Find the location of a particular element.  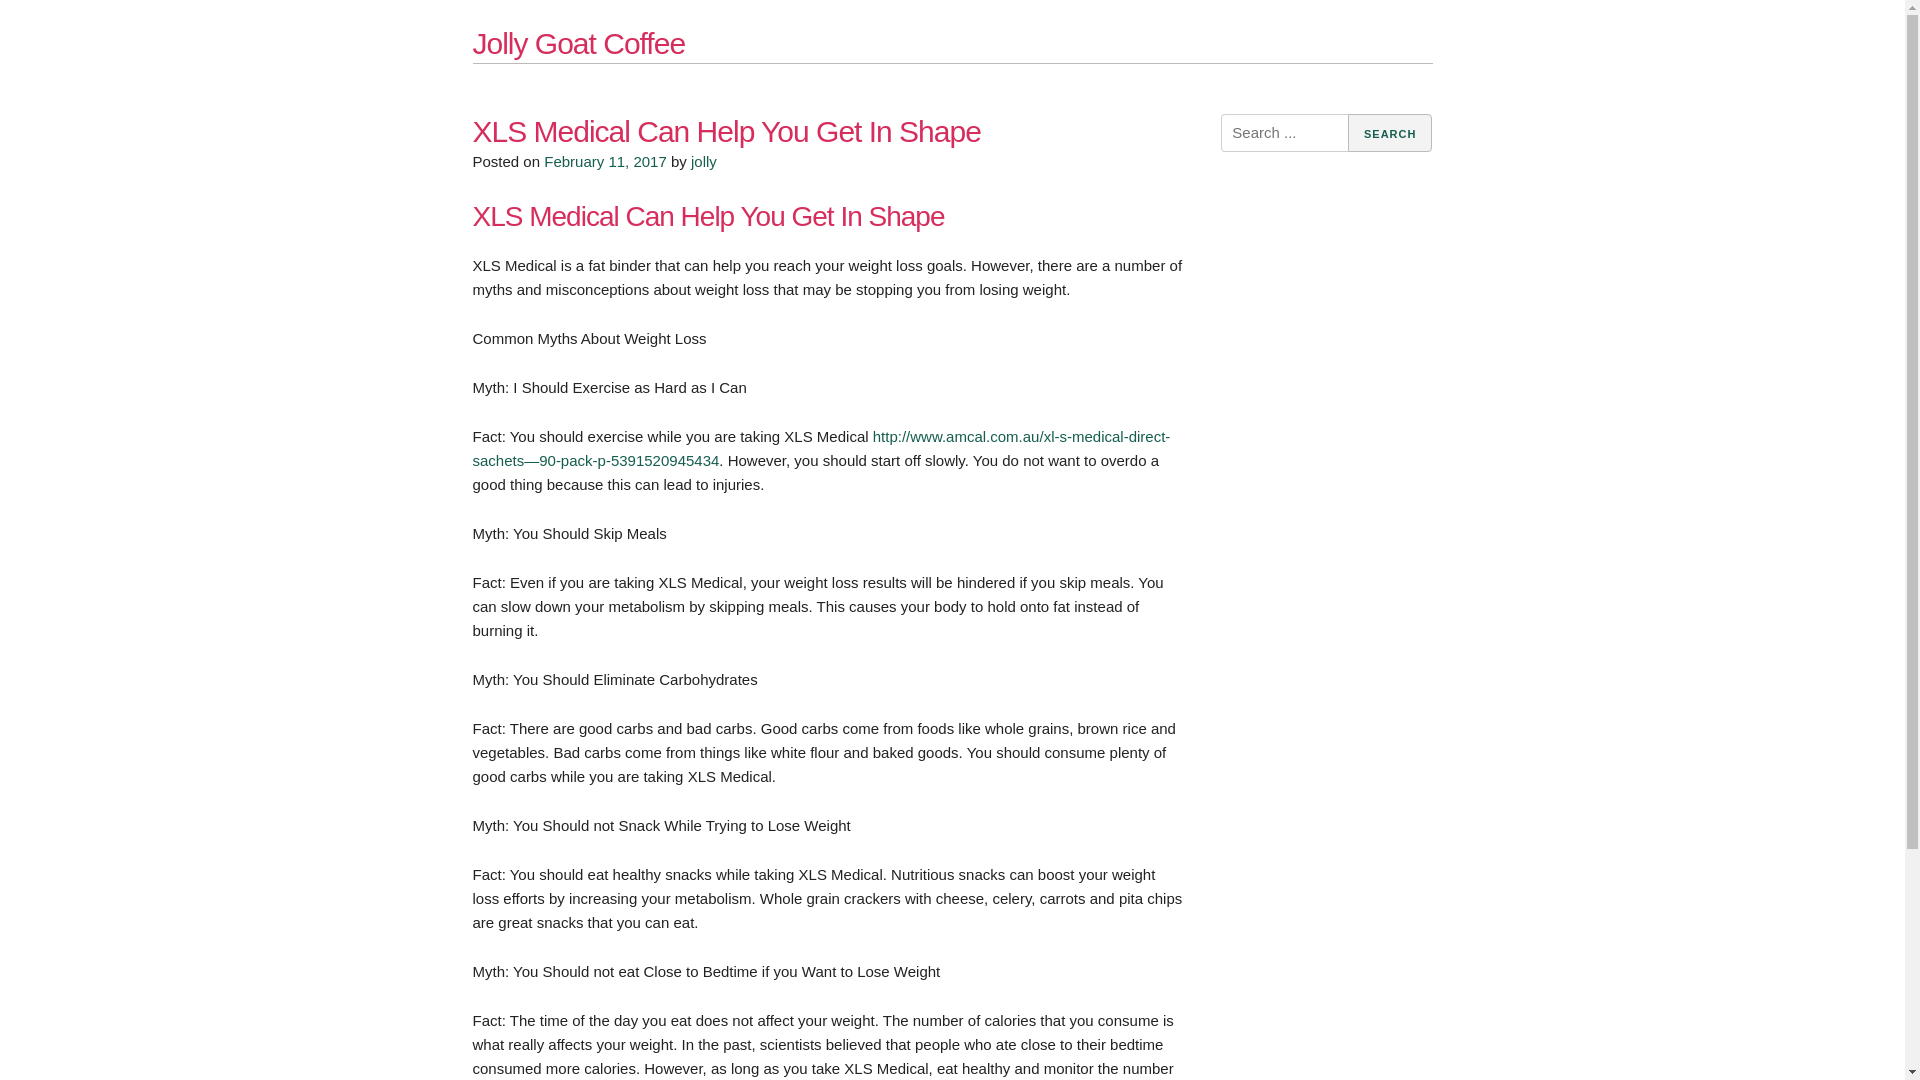

'Search' is located at coordinates (1348, 132).